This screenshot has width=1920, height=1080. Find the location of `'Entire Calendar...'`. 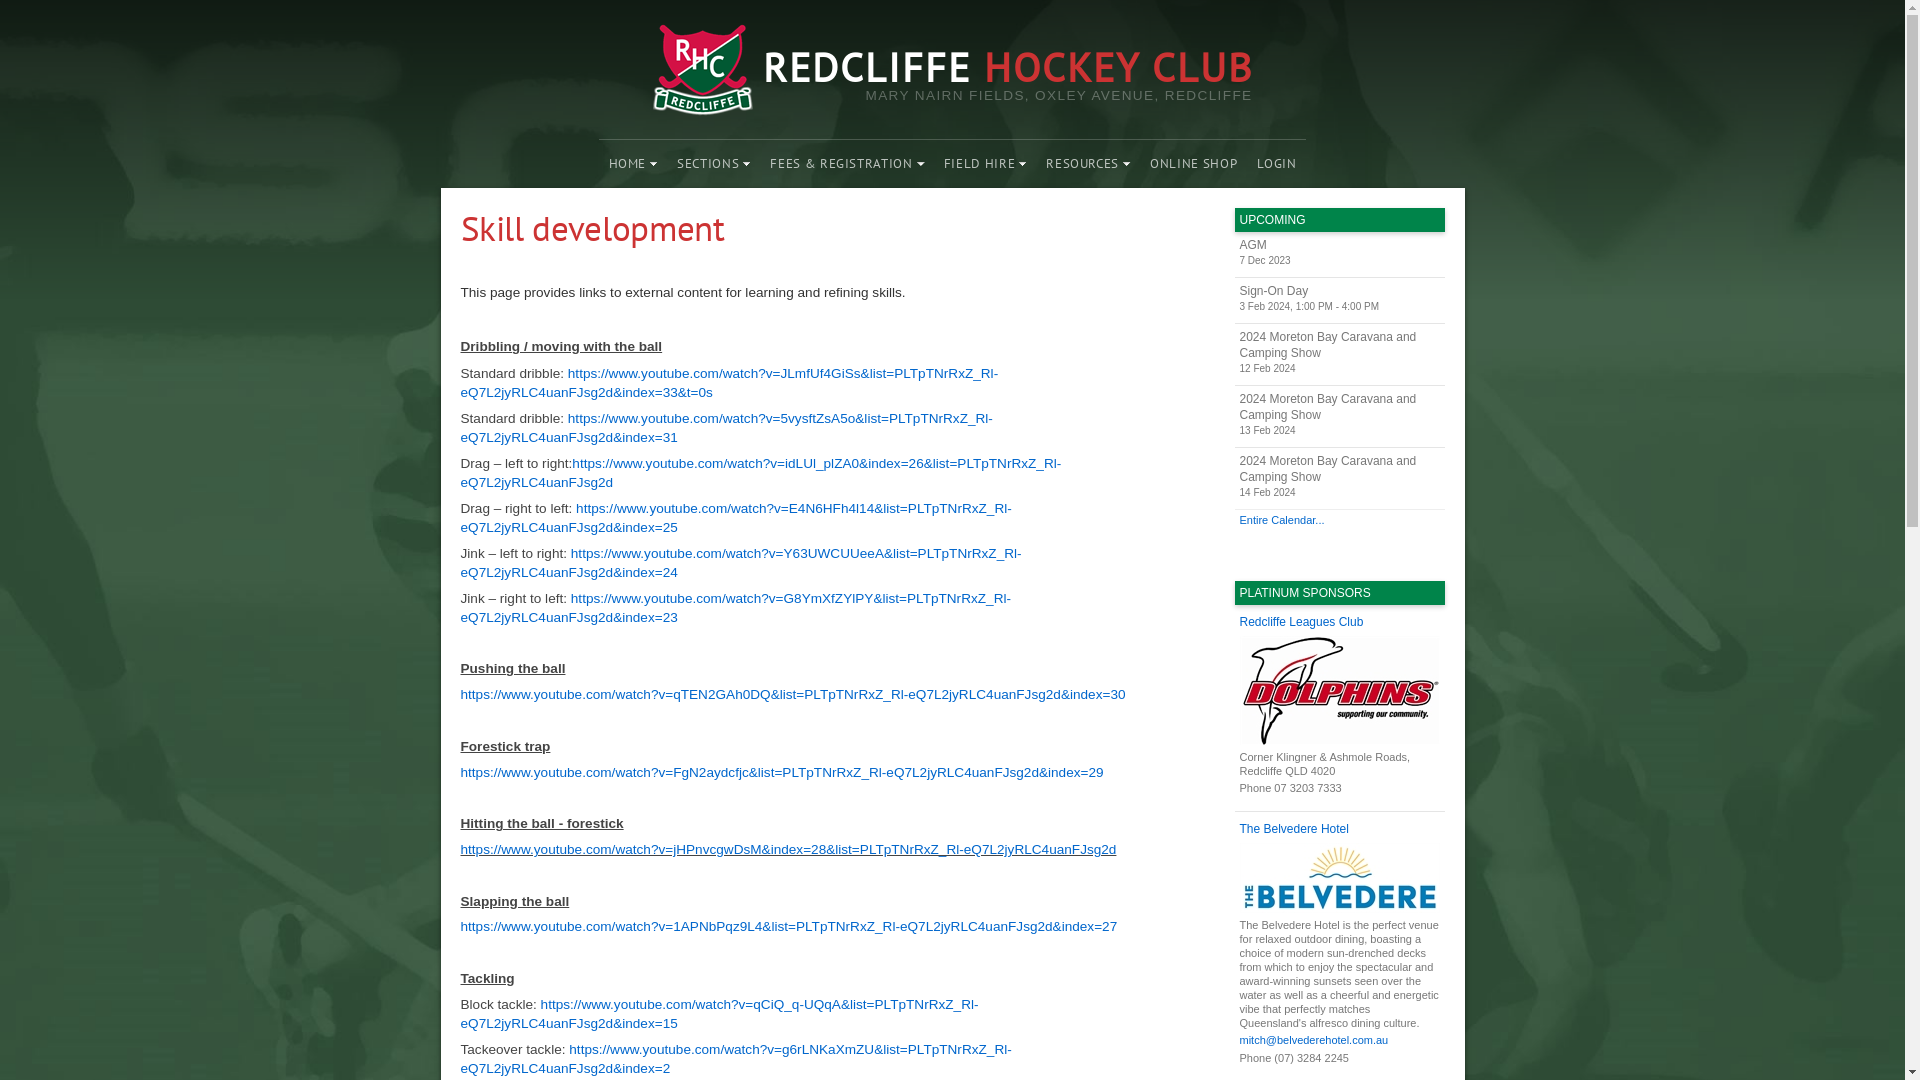

'Entire Calendar...' is located at coordinates (1339, 519).